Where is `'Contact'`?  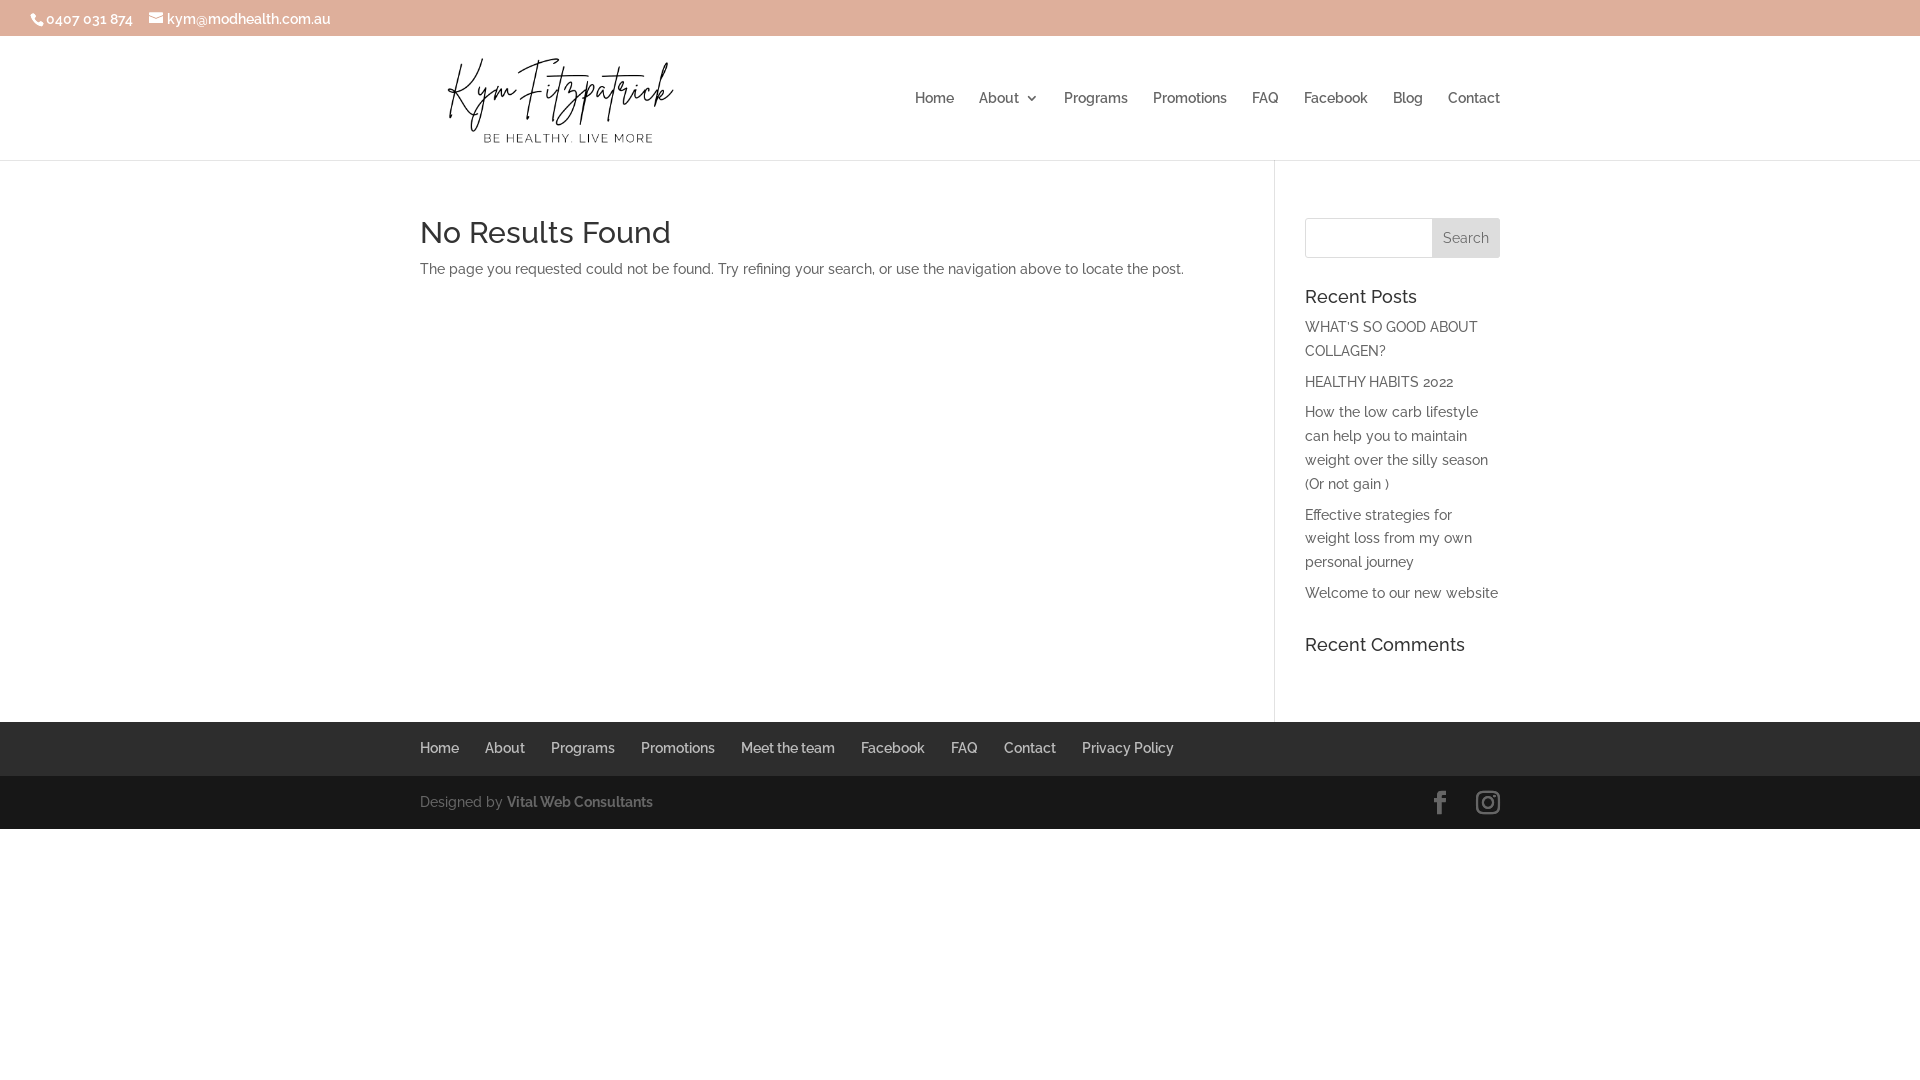
'Contact' is located at coordinates (1473, 125).